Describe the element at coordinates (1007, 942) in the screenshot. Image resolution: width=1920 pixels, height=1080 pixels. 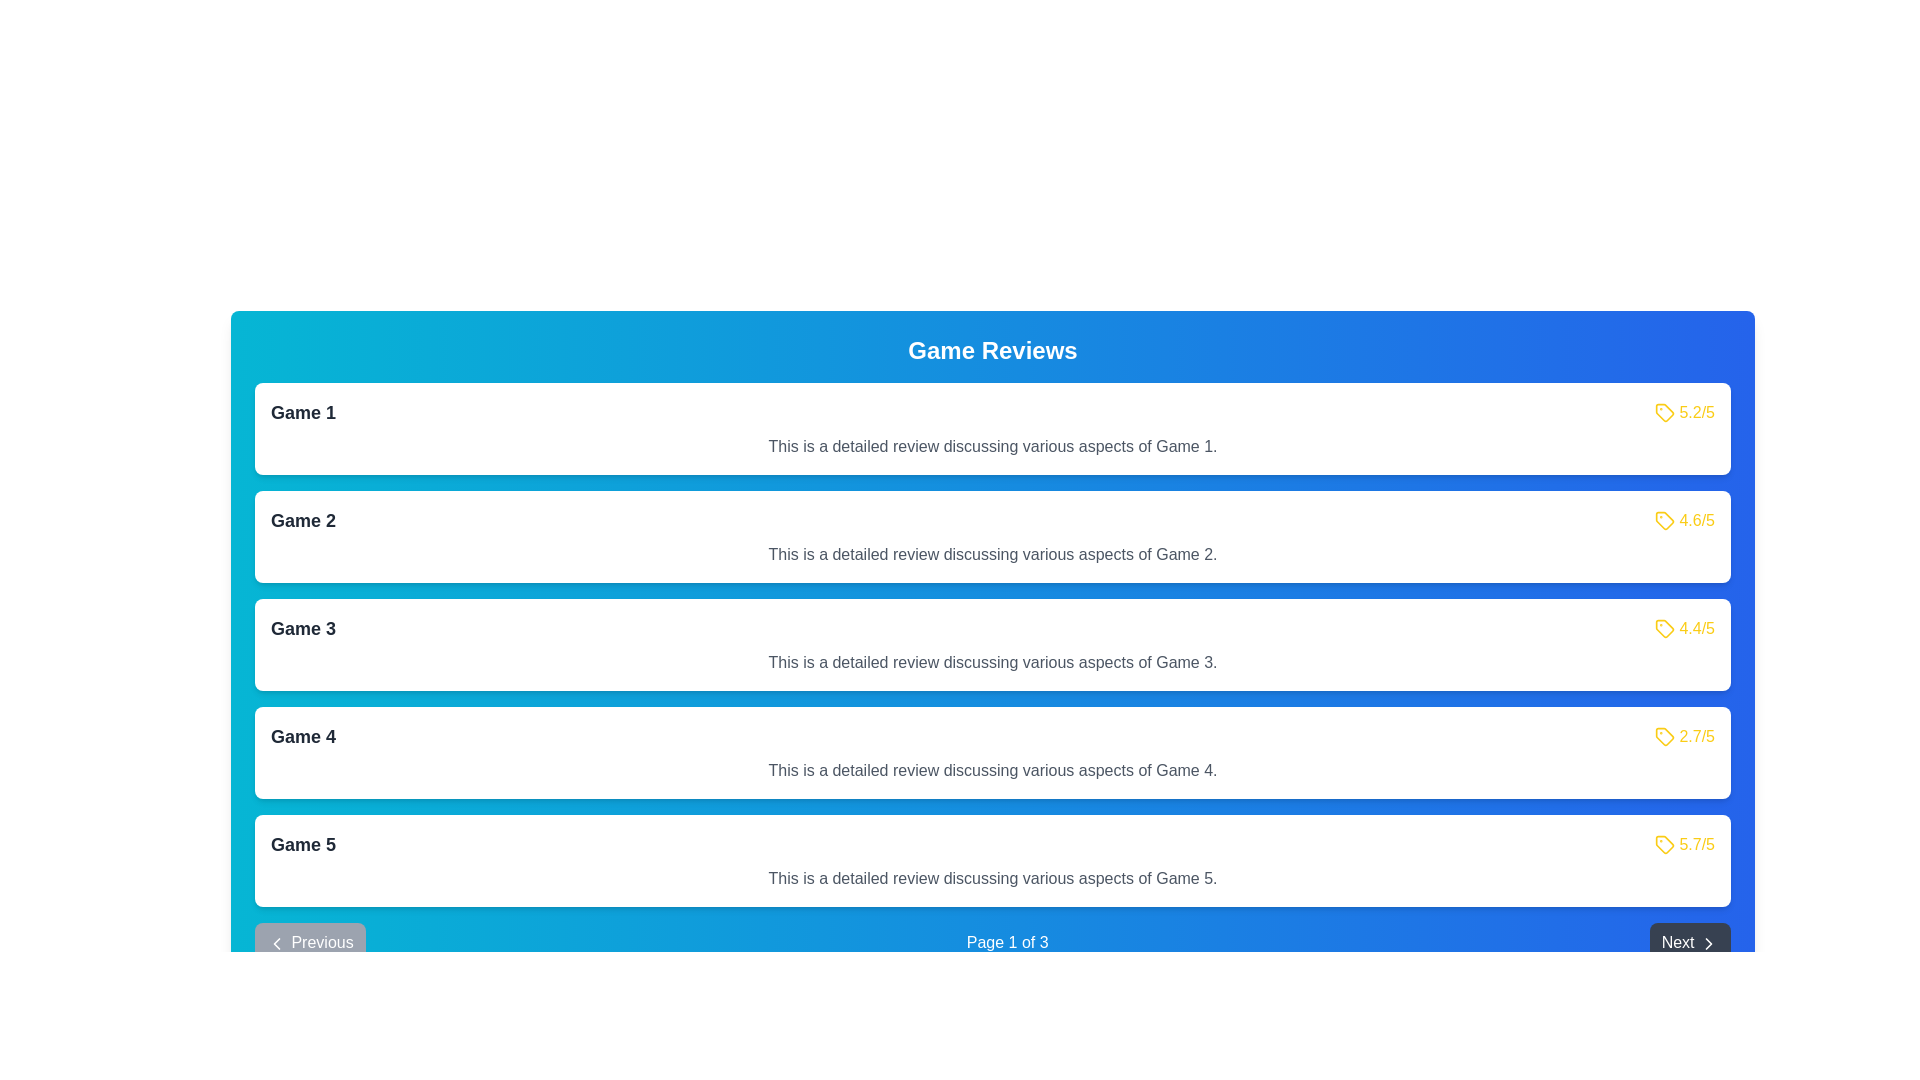
I see `the text label displaying 'Page 1 of 3' which is centrally aligned between the pagination buttons at the bottom of the page` at that location.